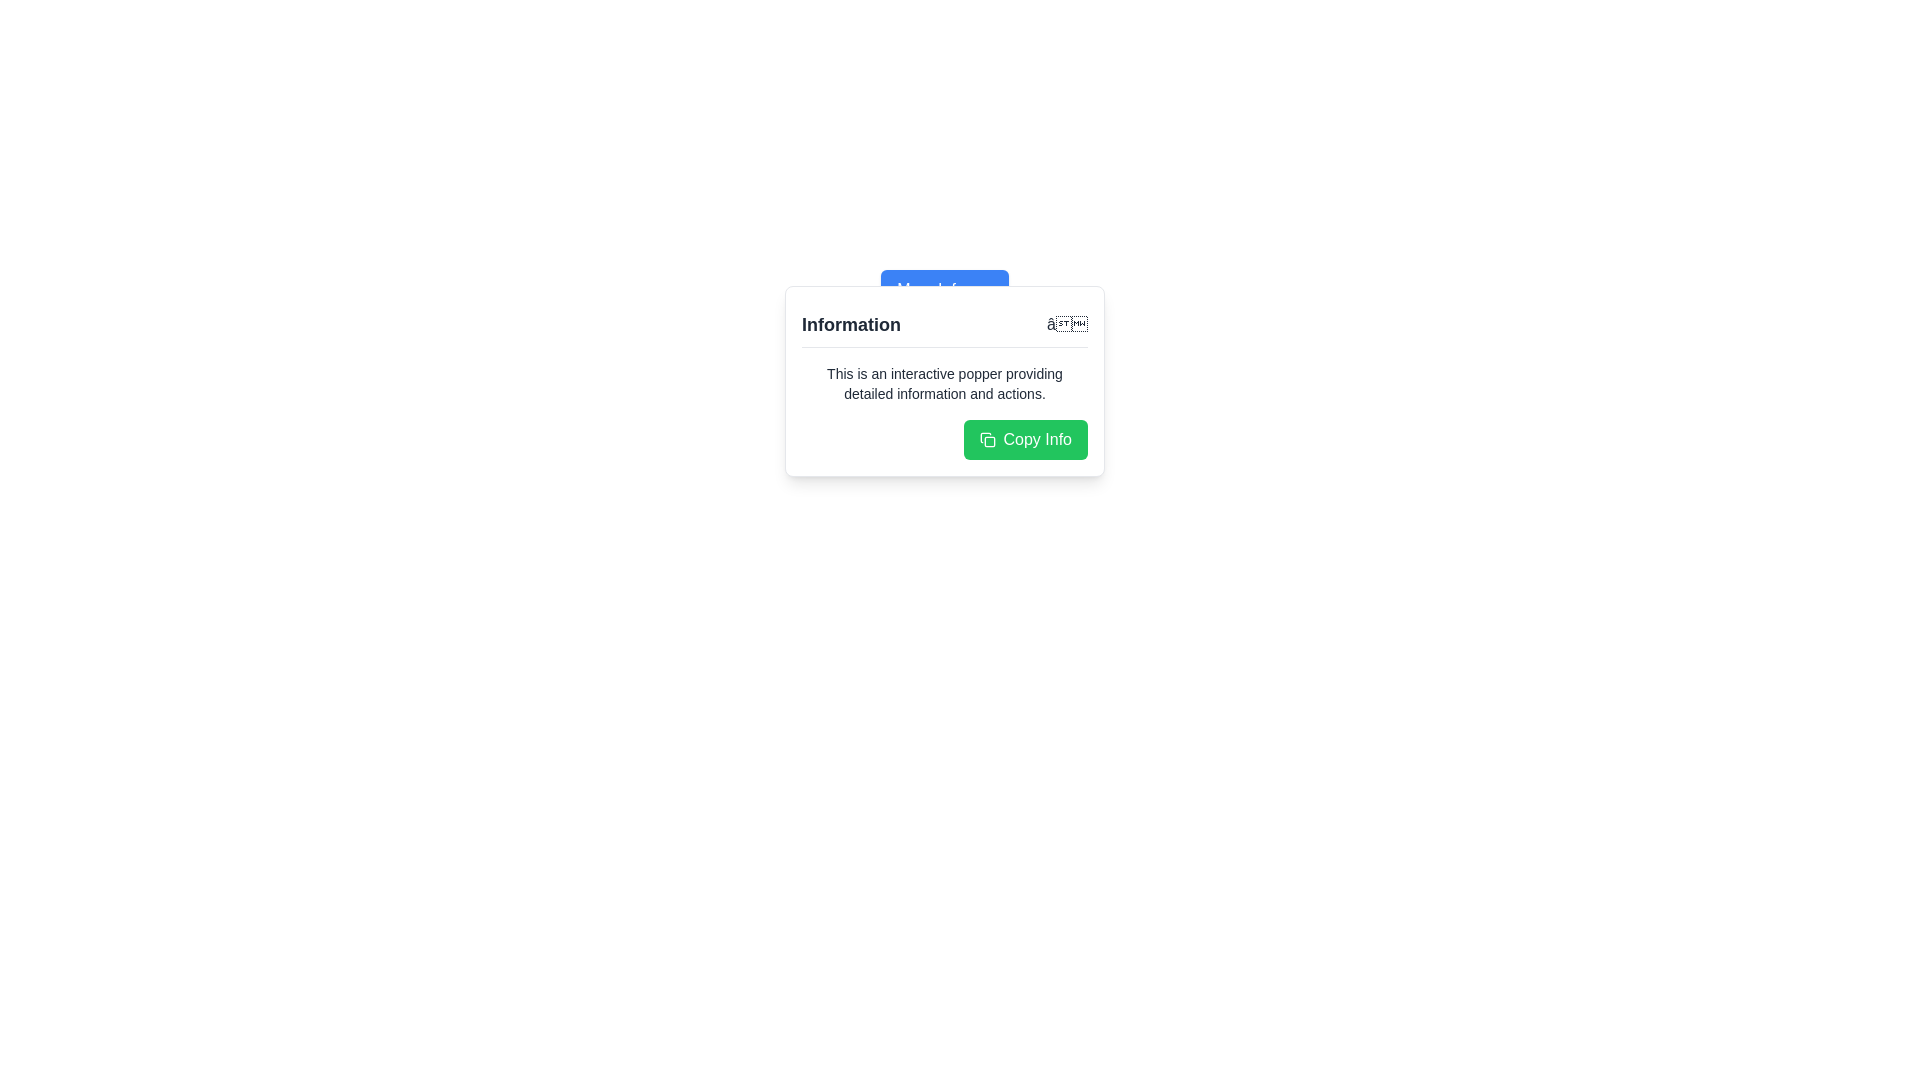 This screenshot has width=1920, height=1080. Describe the element at coordinates (1066, 323) in the screenshot. I see `the close button (icon-button) located in the top-right corner of the dialog box titled 'Information'` at that location.